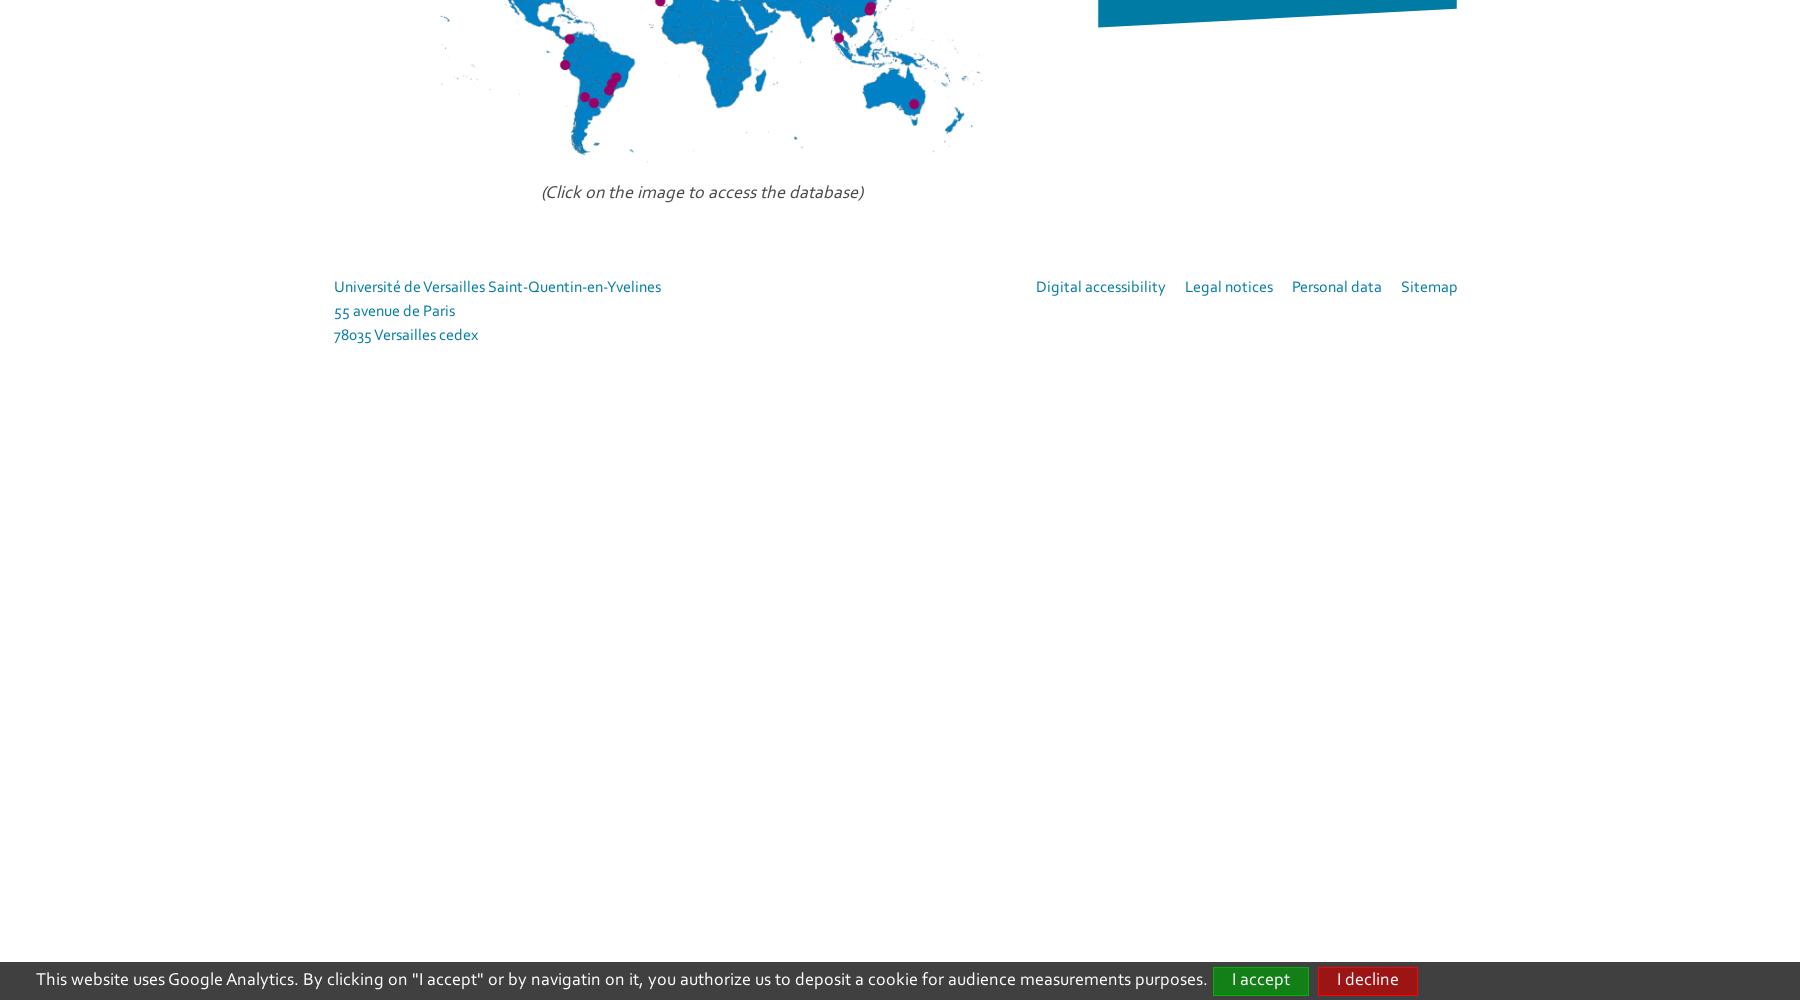 The width and height of the screenshot is (1800, 1000). Describe the element at coordinates (1337, 288) in the screenshot. I see `'Personal data'` at that location.